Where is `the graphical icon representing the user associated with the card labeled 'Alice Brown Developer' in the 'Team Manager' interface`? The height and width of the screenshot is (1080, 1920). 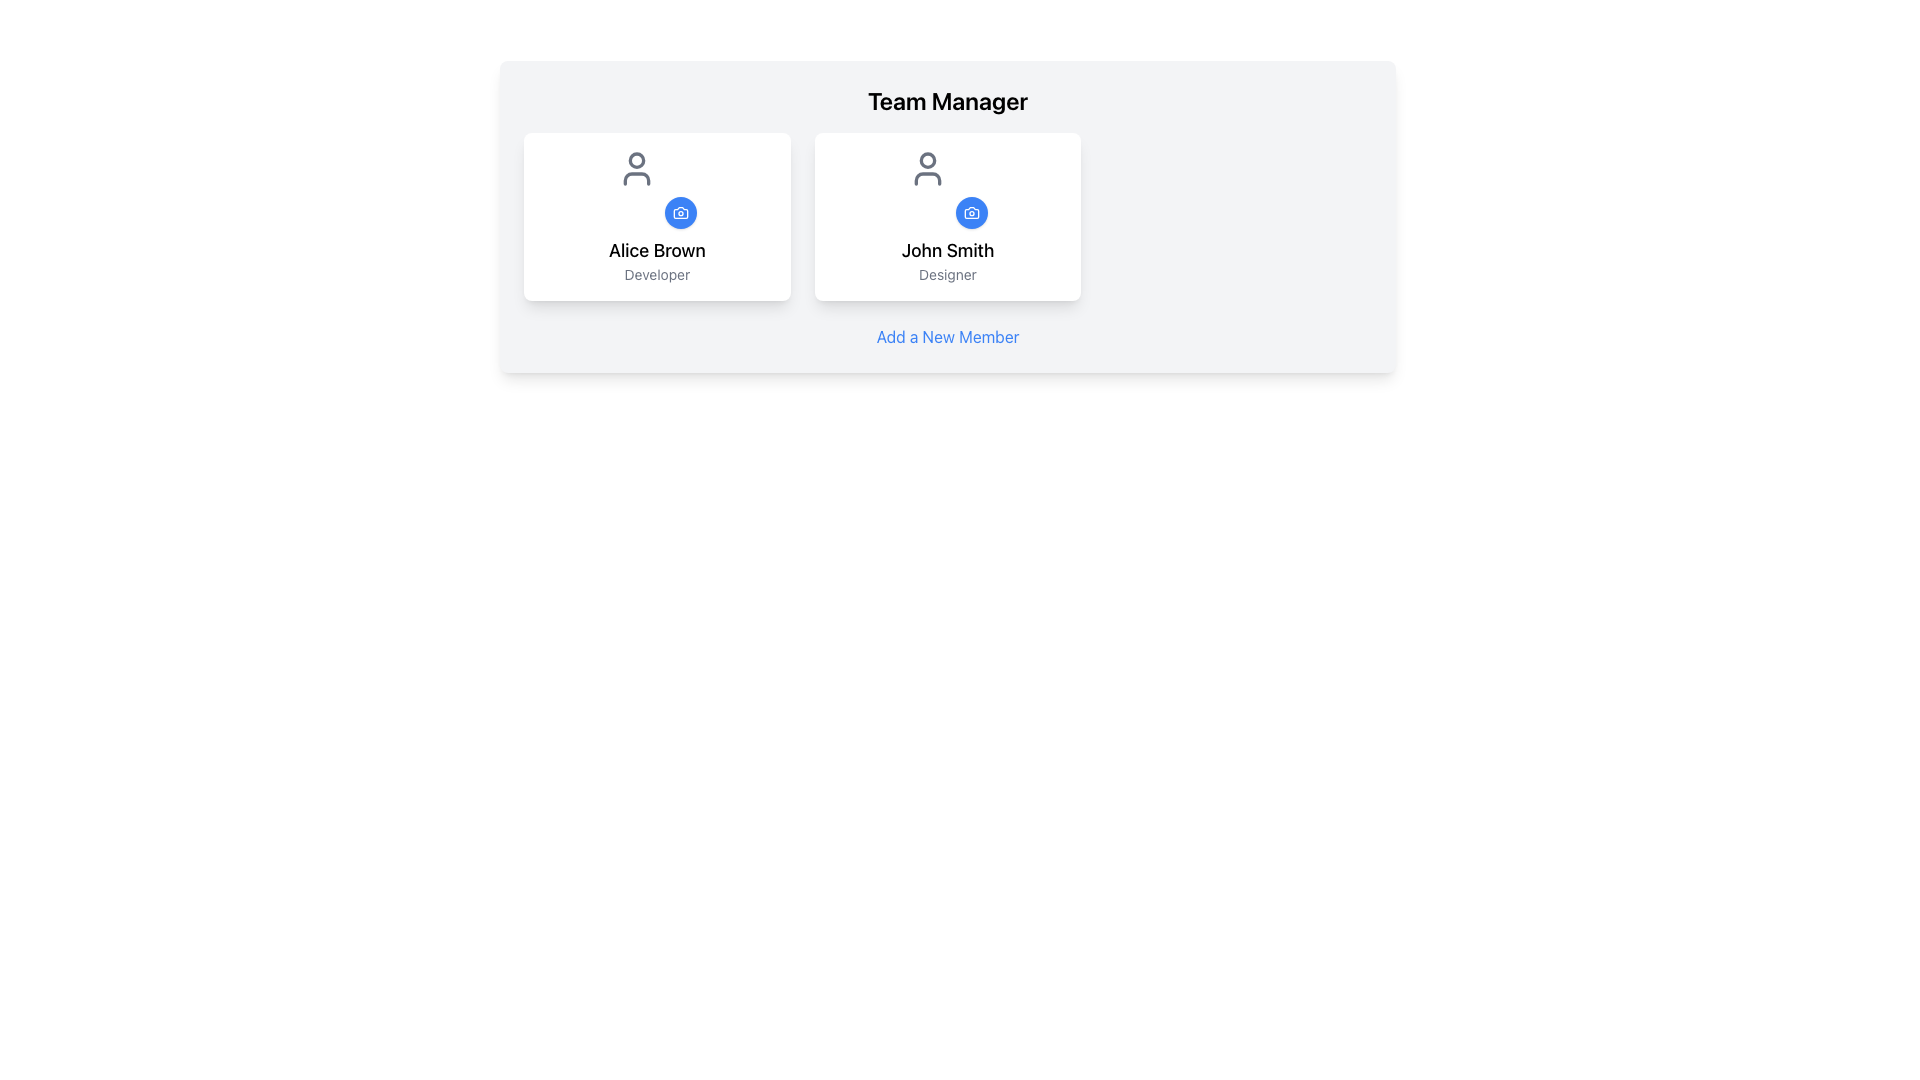
the graphical icon representing the user associated with the card labeled 'Alice Brown Developer' in the 'Team Manager' interface is located at coordinates (636, 168).